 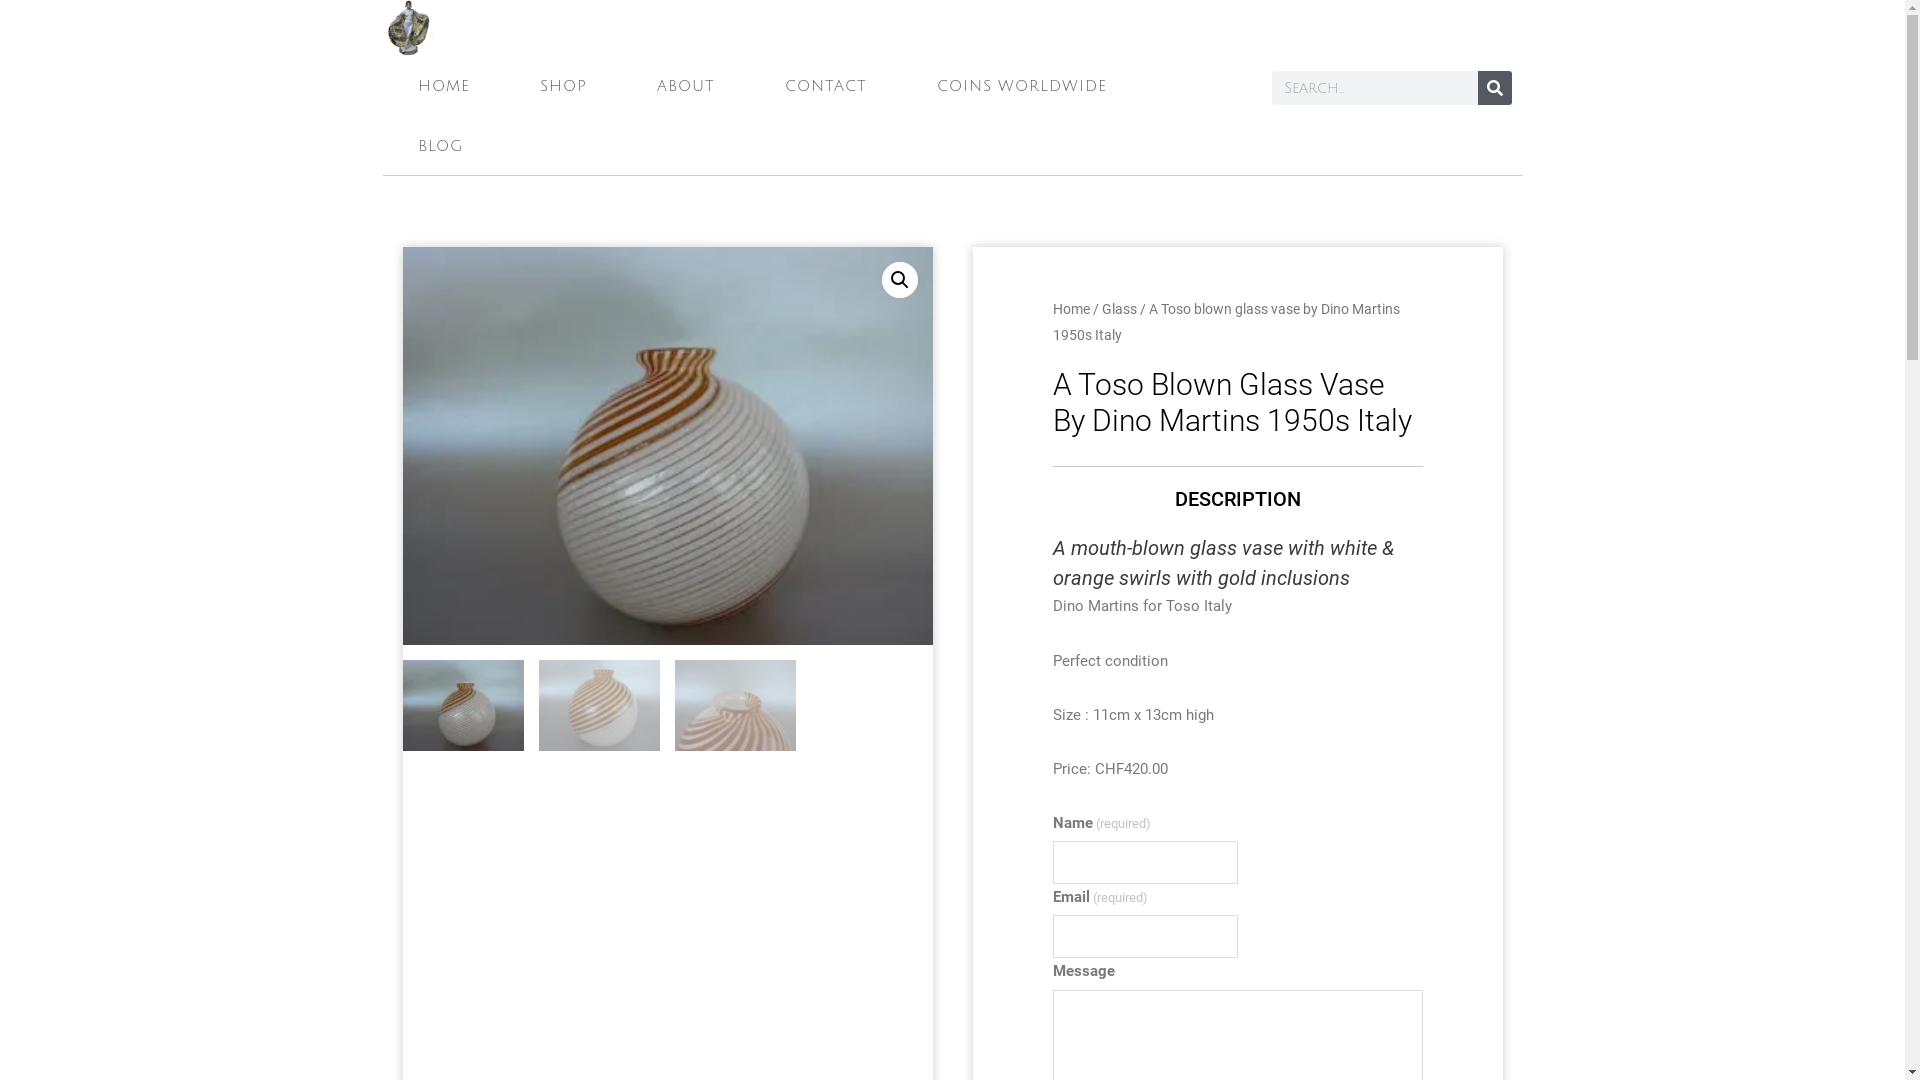 What do you see at coordinates (561, 84) in the screenshot?
I see `'SHOP'` at bounding box center [561, 84].